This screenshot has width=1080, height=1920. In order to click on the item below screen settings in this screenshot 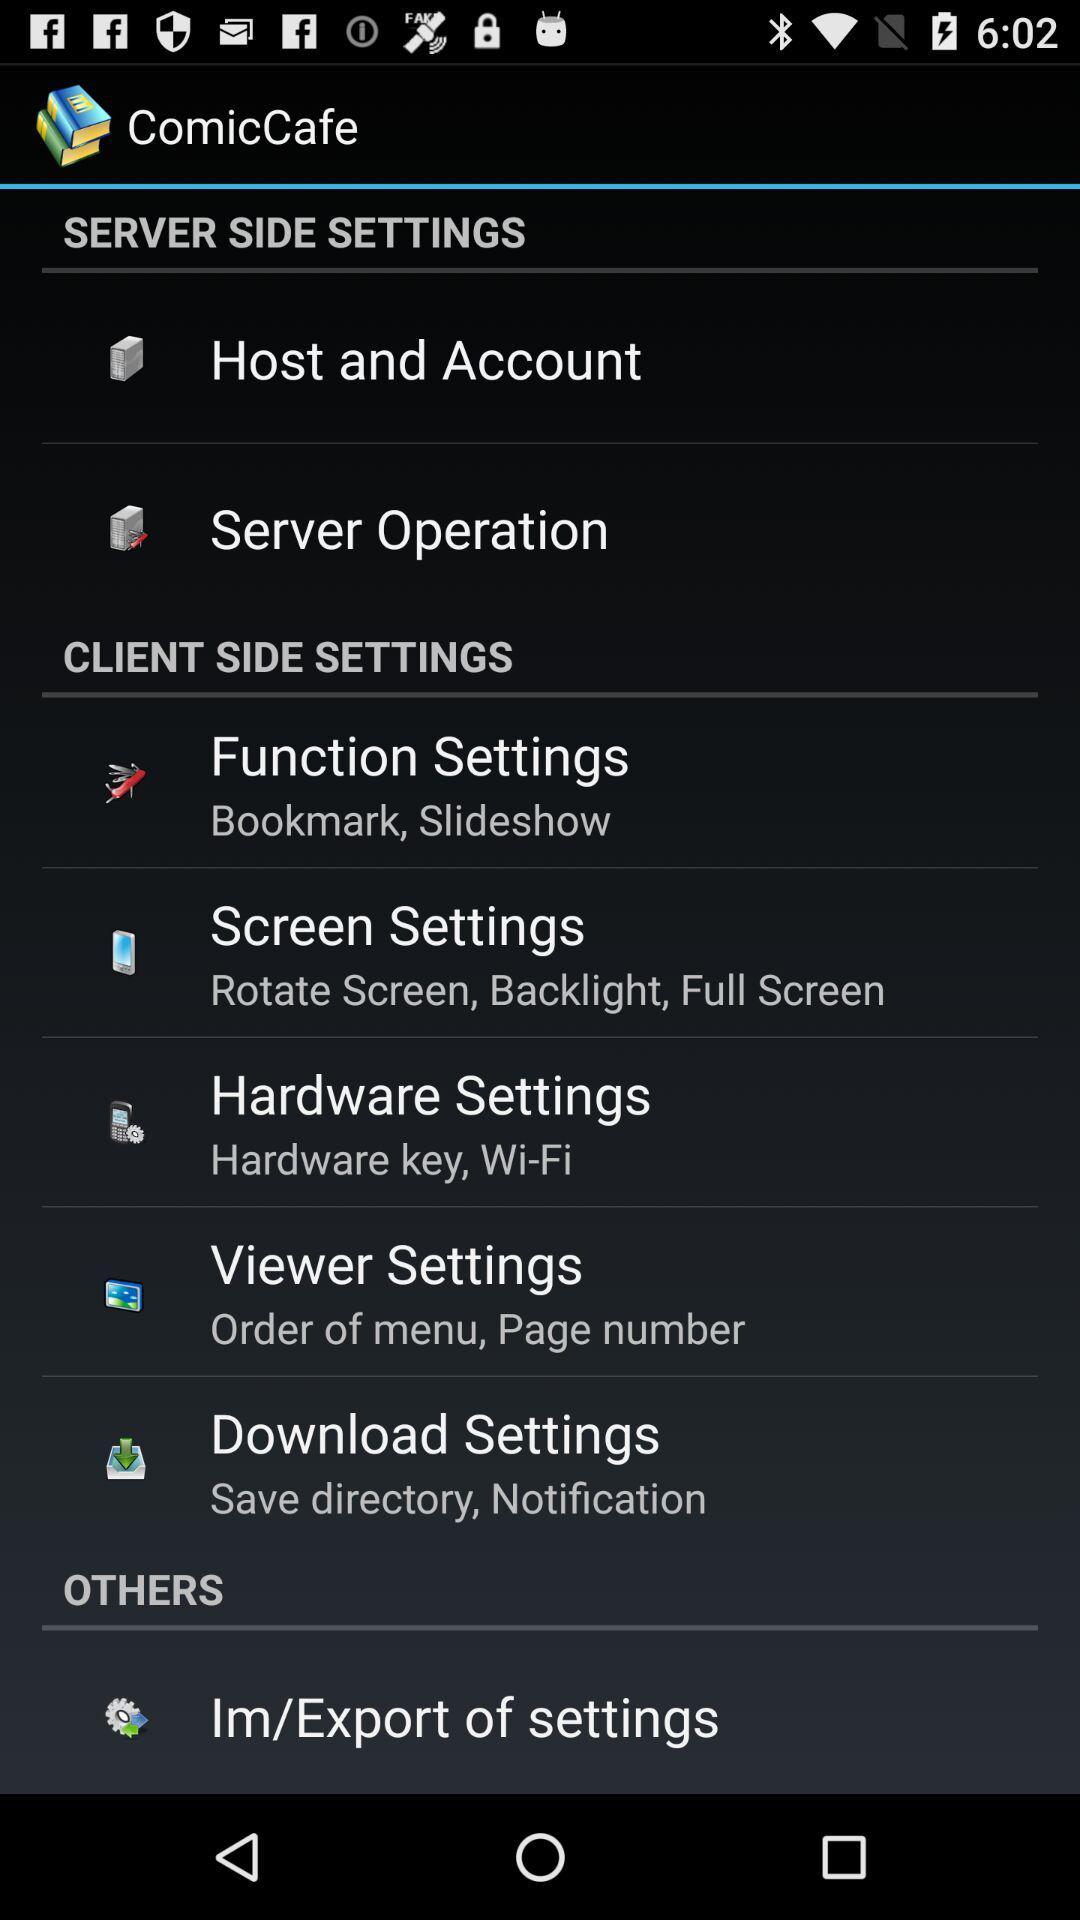, I will do `click(547, 988)`.